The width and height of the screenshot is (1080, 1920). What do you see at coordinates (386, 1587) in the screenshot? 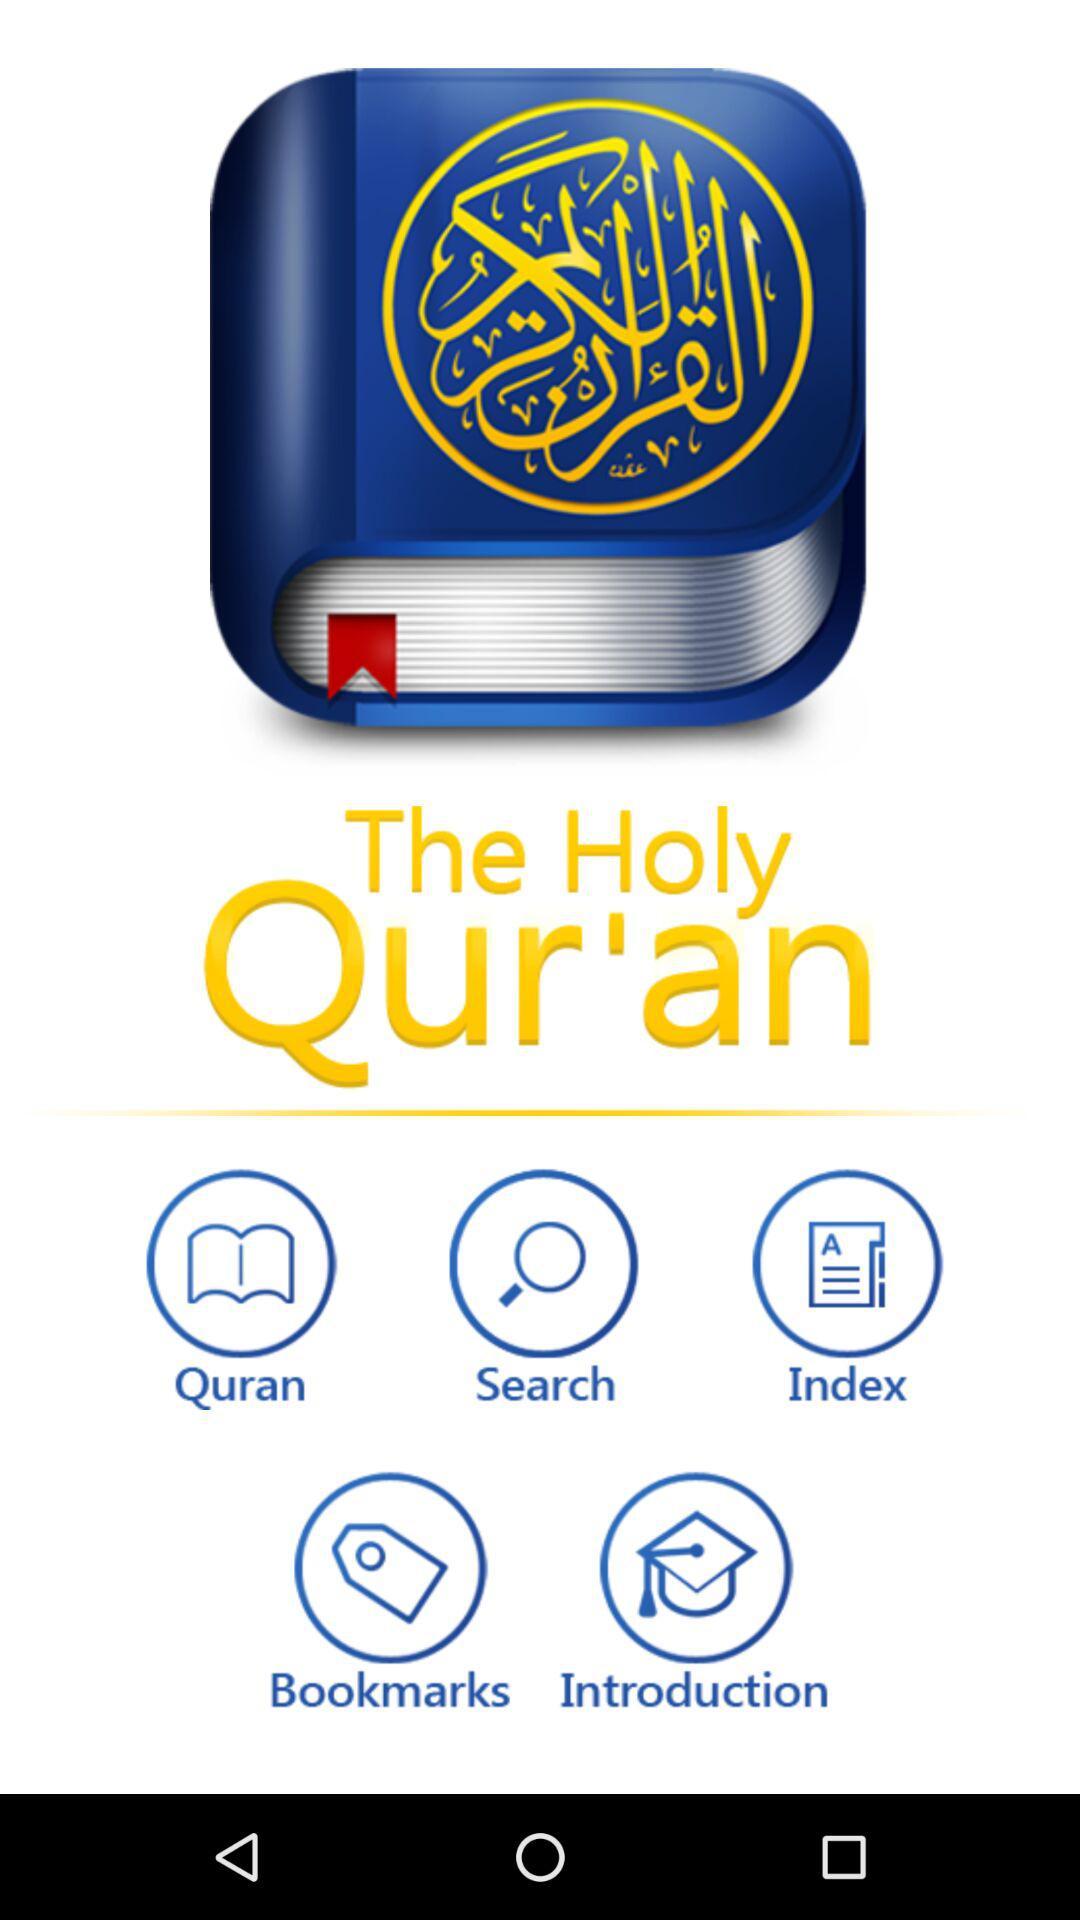
I see `books marks button` at bounding box center [386, 1587].